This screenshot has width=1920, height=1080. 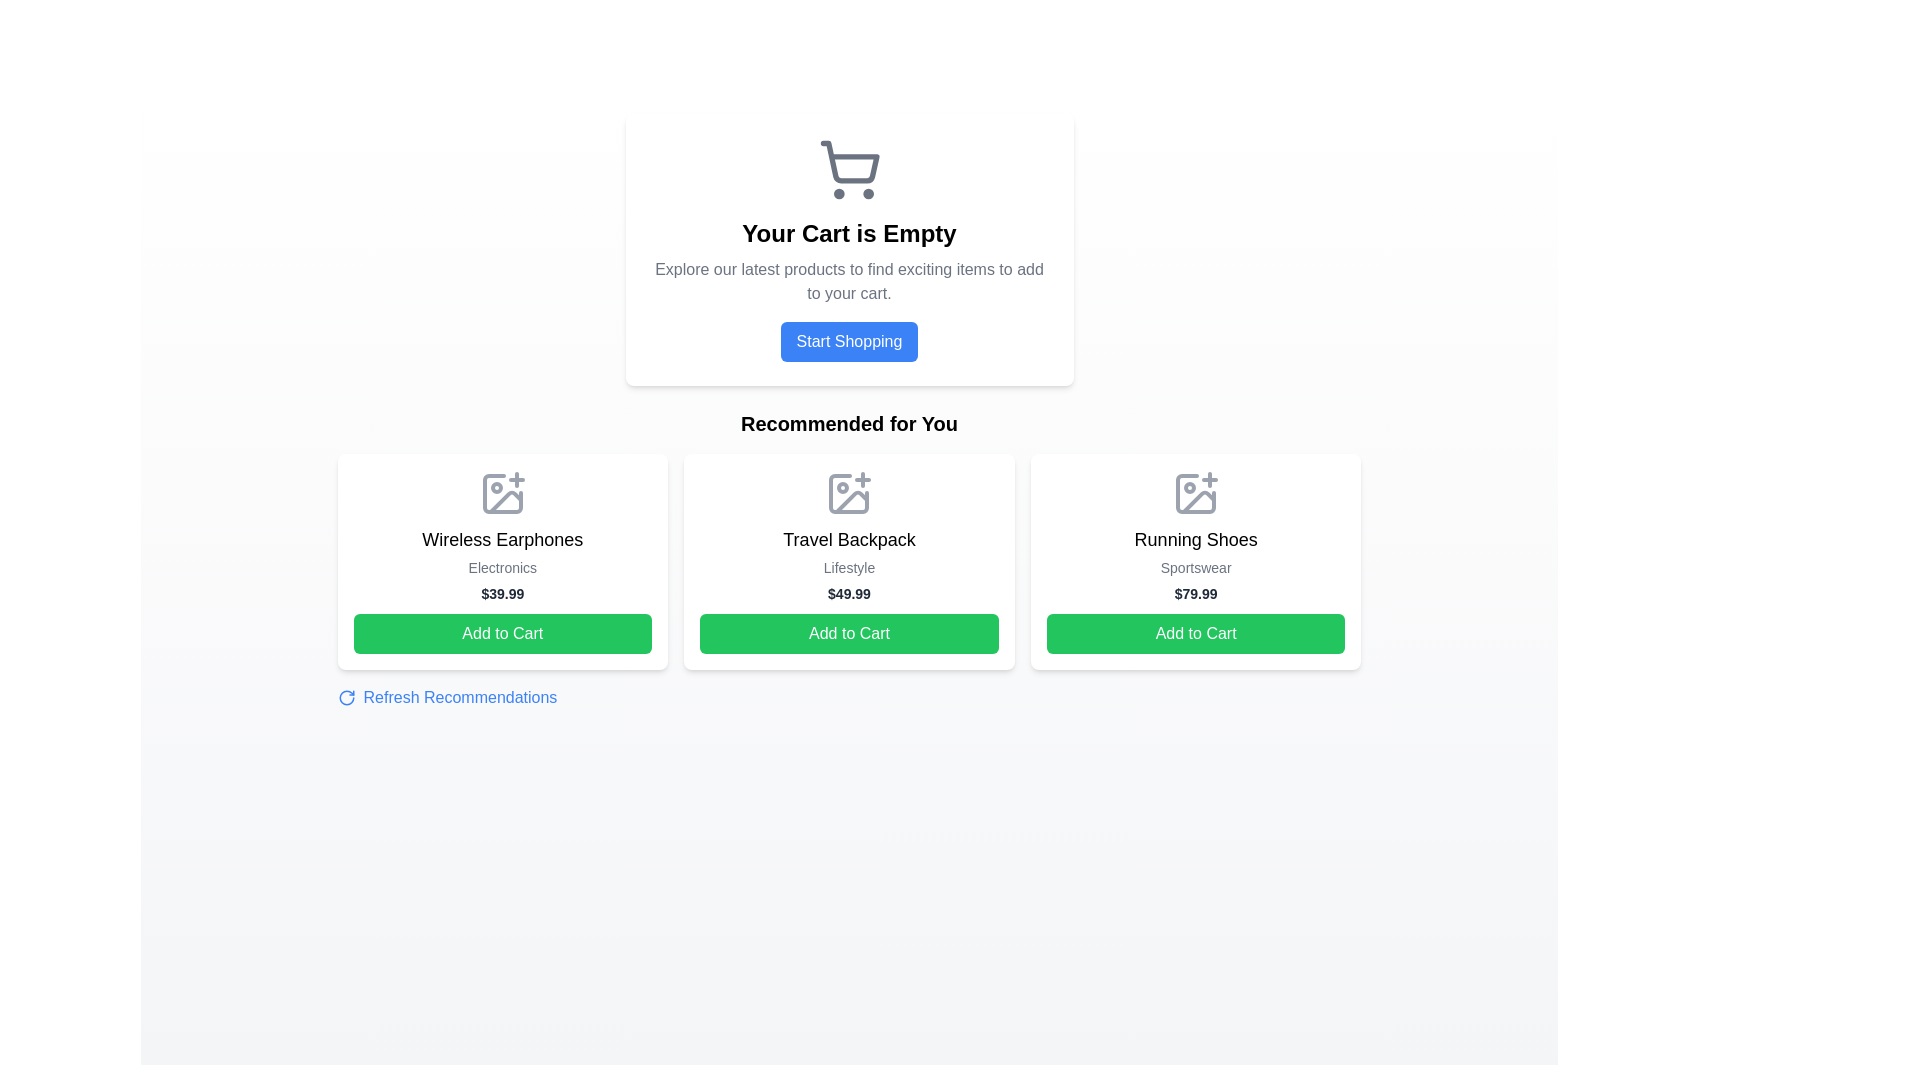 I want to click on the gray angular line component of the SVG icon located at the bottom-left of the 'Running Shoes' product card, so click(x=1199, y=501).